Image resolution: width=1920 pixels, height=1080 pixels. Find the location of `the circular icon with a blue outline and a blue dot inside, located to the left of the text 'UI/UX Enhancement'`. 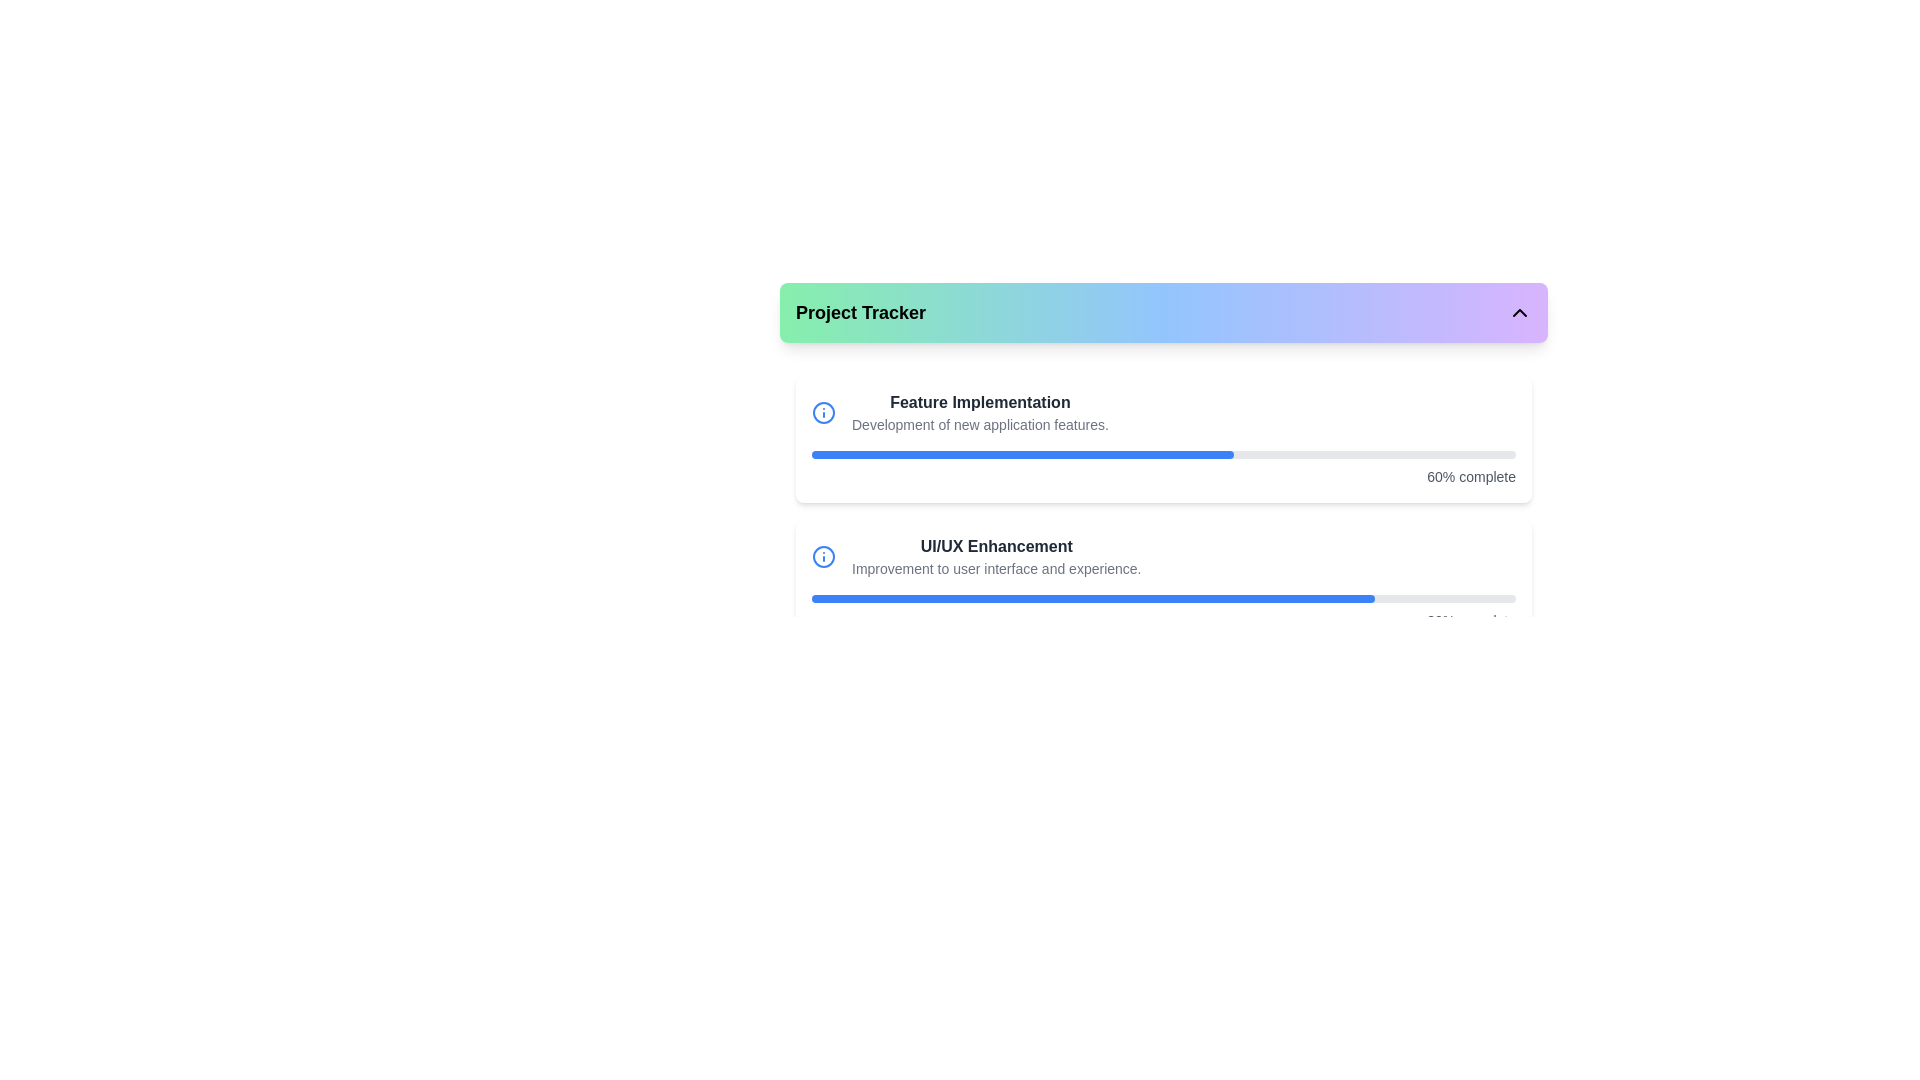

the circular icon with a blue outline and a blue dot inside, located to the left of the text 'UI/UX Enhancement' is located at coordinates (824, 556).